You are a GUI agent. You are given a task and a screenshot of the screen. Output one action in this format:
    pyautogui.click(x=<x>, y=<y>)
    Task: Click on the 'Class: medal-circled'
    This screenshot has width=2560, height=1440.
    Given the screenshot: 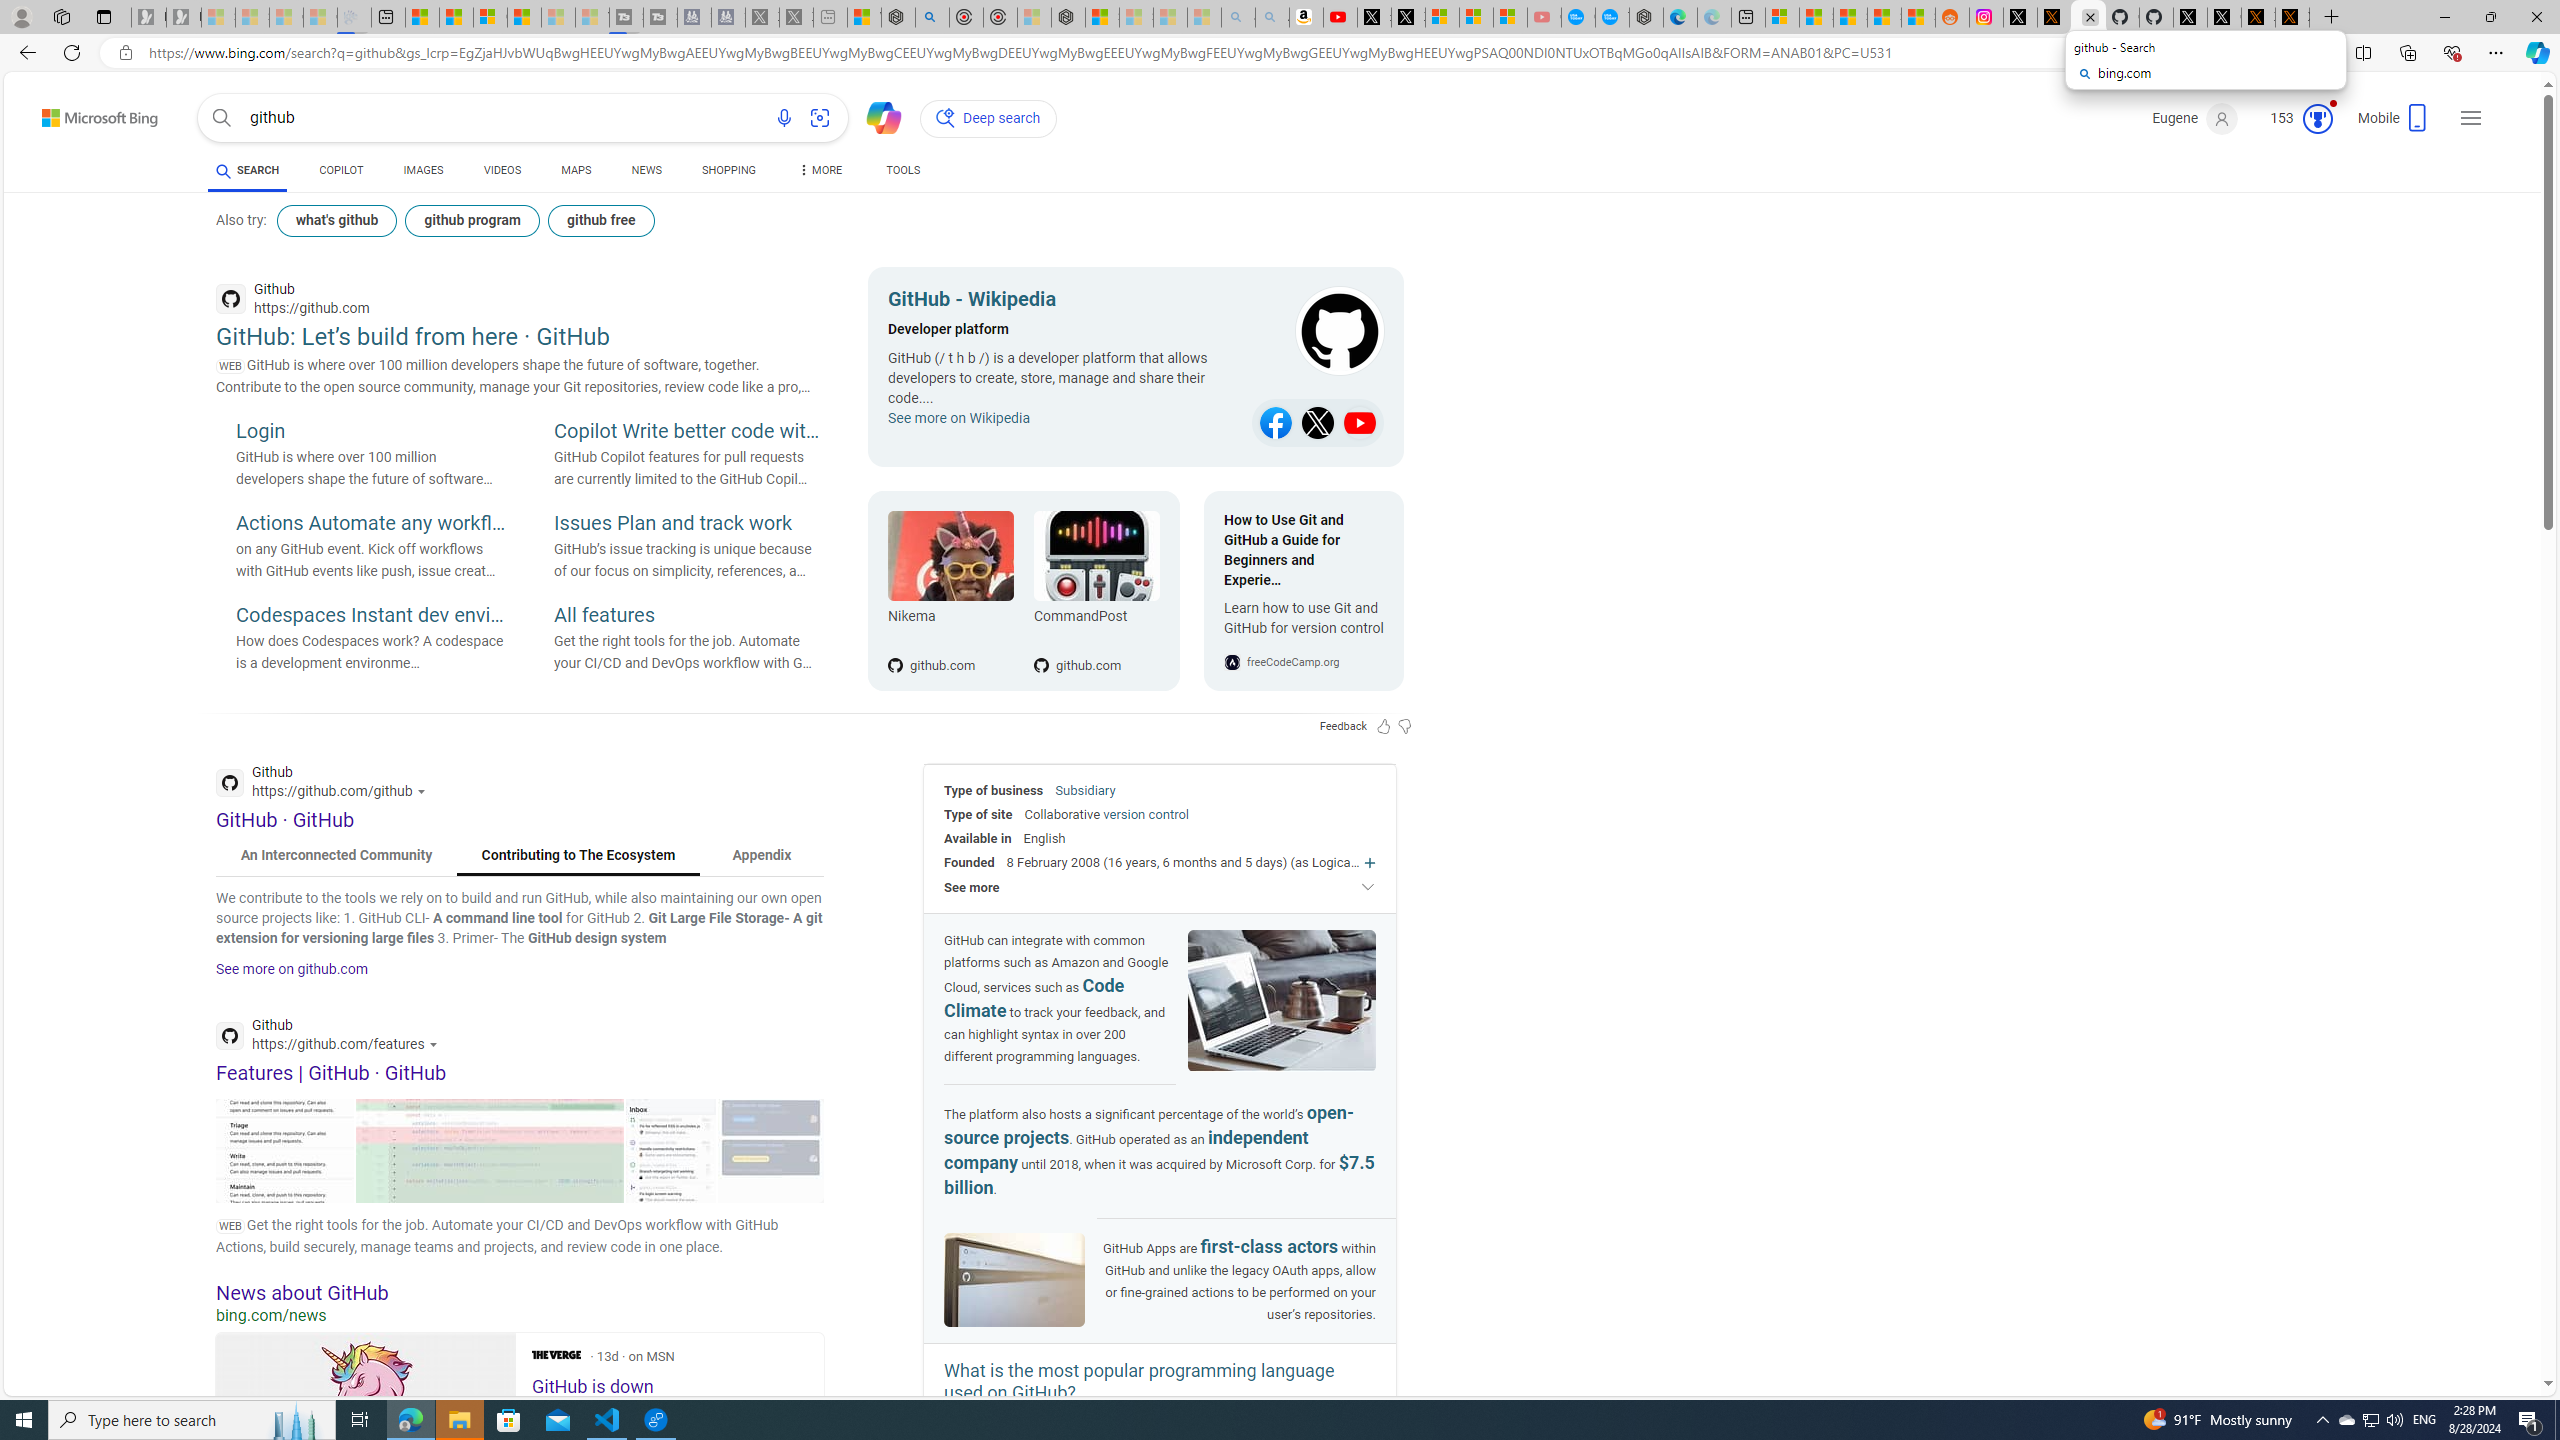 What is the action you would take?
    pyautogui.click(x=2318, y=118)
    